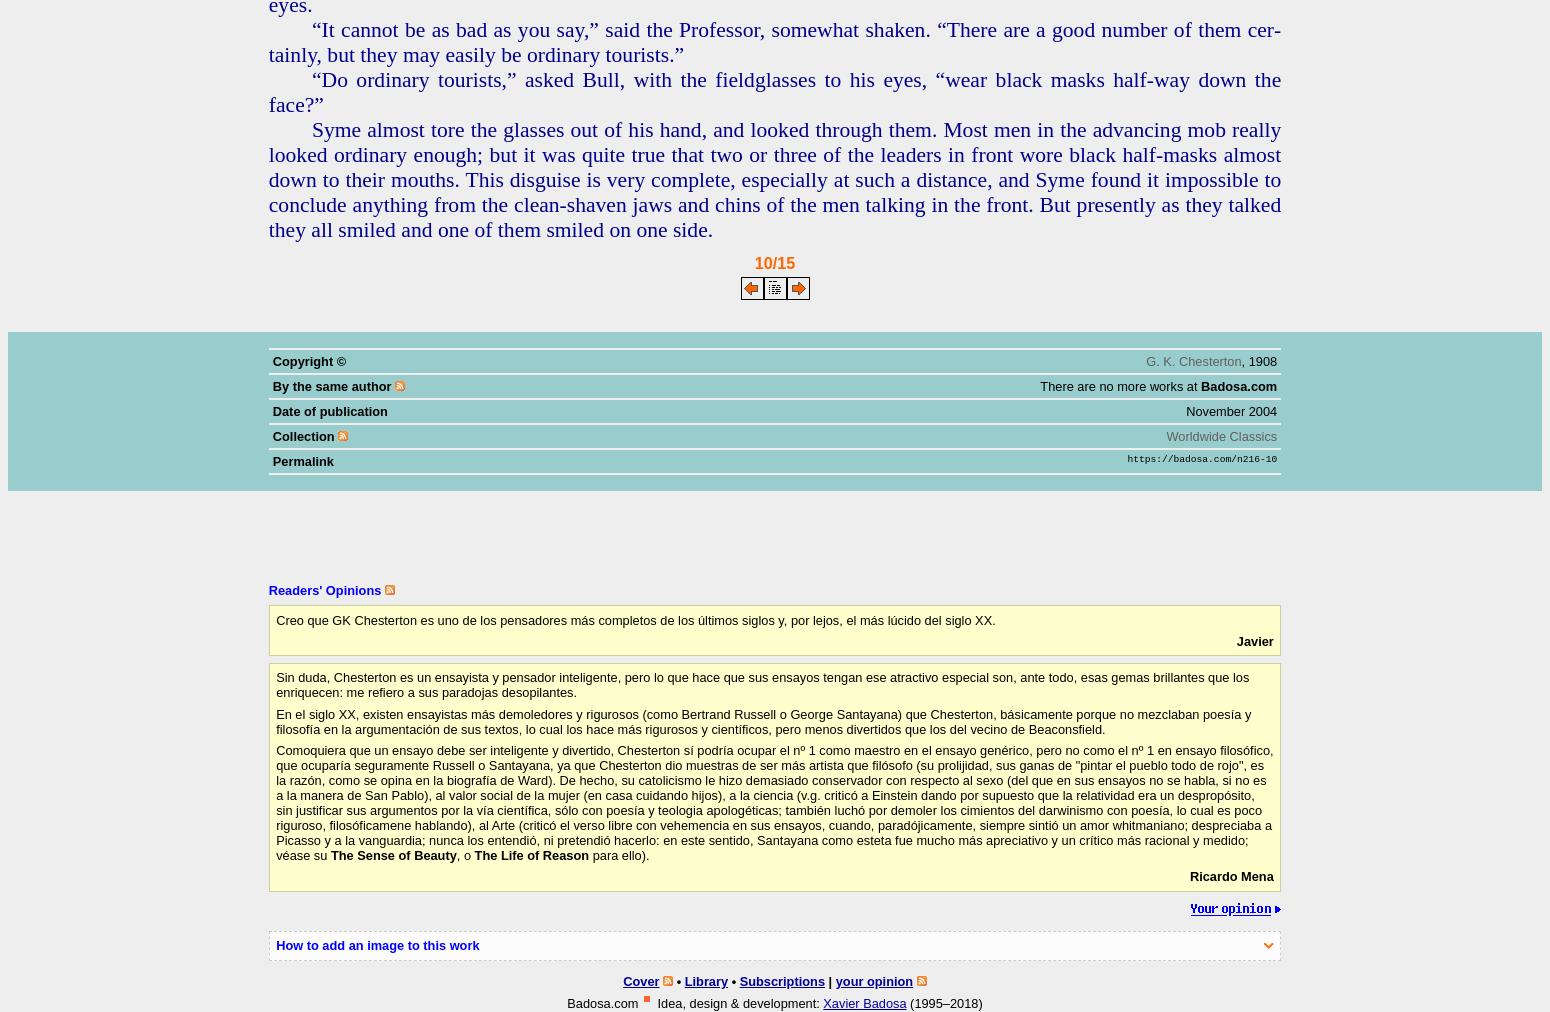 This screenshot has width=1550, height=1012. Describe the element at coordinates (302, 461) in the screenshot. I see `'Permalink'` at that location.